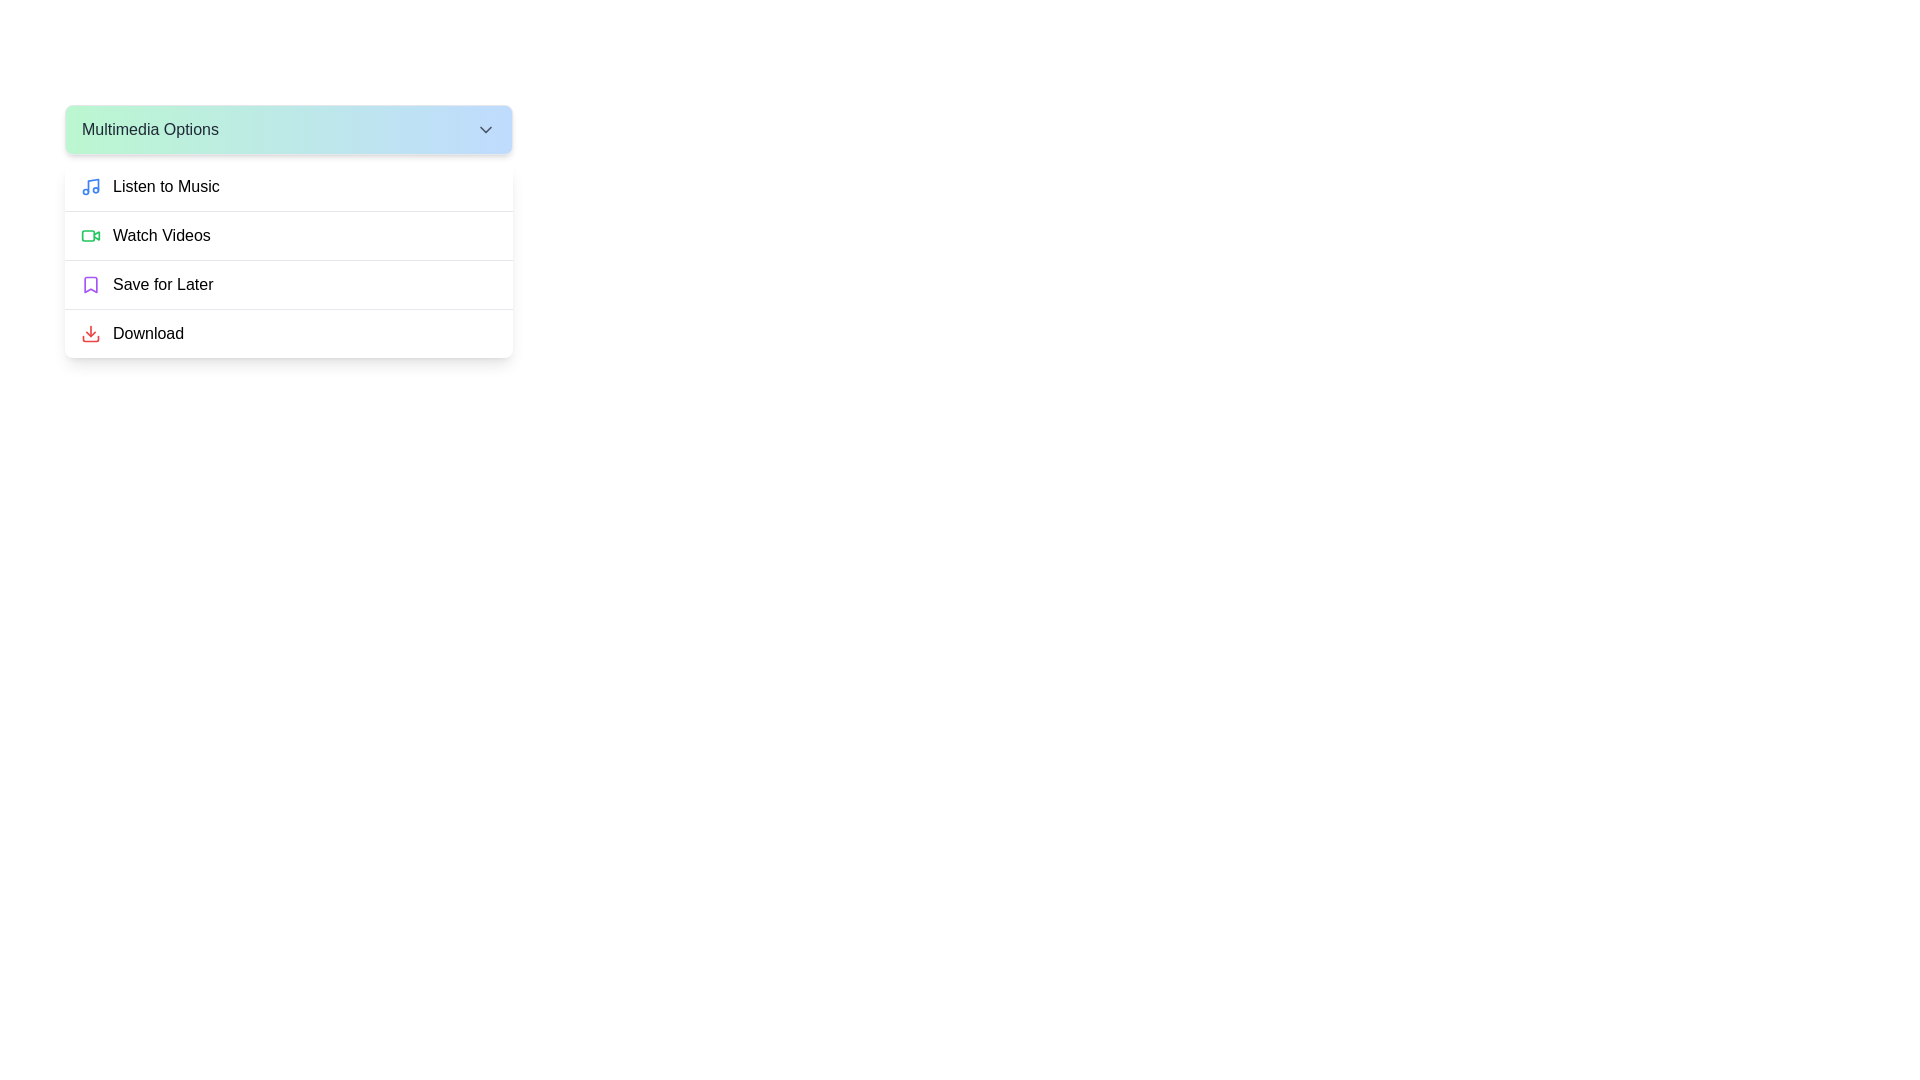 The width and height of the screenshot is (1920, 1080). Describe the element at coordinates (87, 234) in the screenshot. I see `the SVG rectangle within the video camera icon, which is located slightly to the left and towards the center of the icon, adjacent to the 'Watch Videos' label` at that location.